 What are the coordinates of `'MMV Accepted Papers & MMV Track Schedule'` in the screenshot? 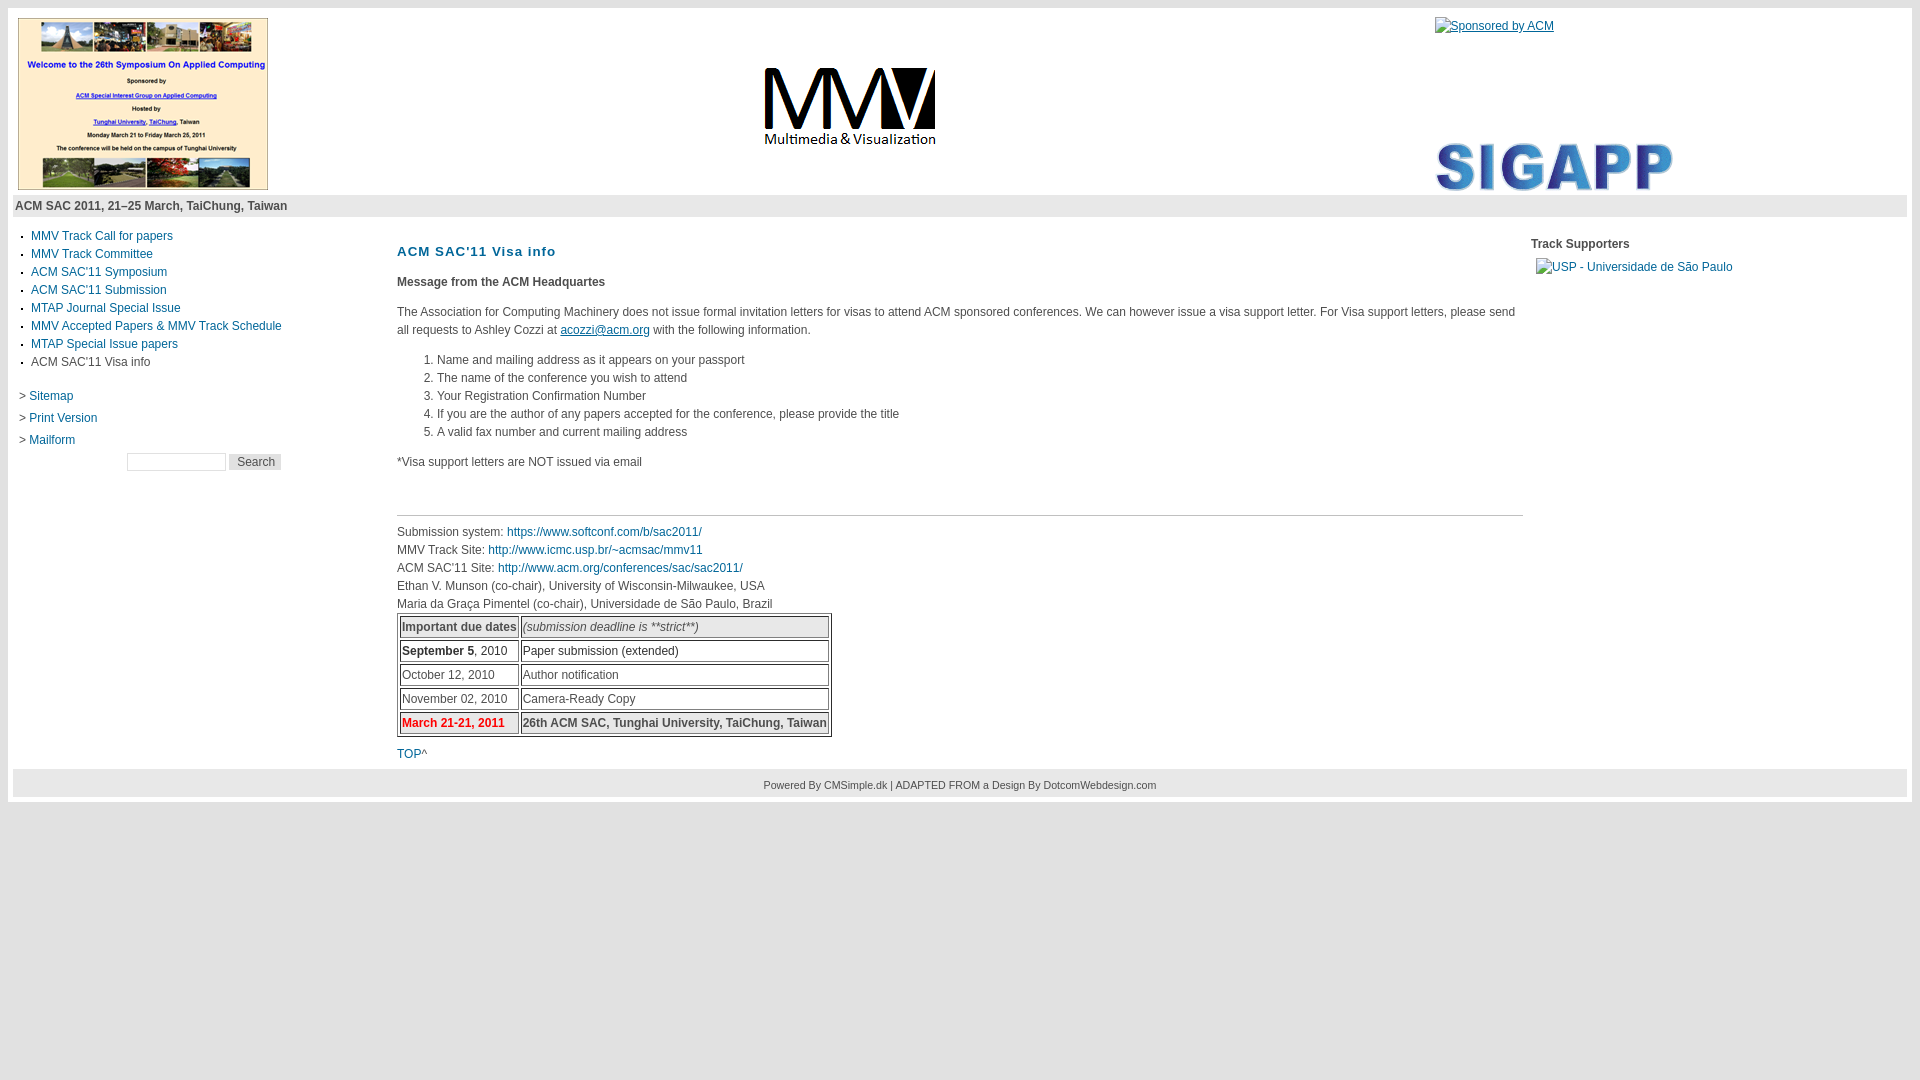 It's located at (155, 325).